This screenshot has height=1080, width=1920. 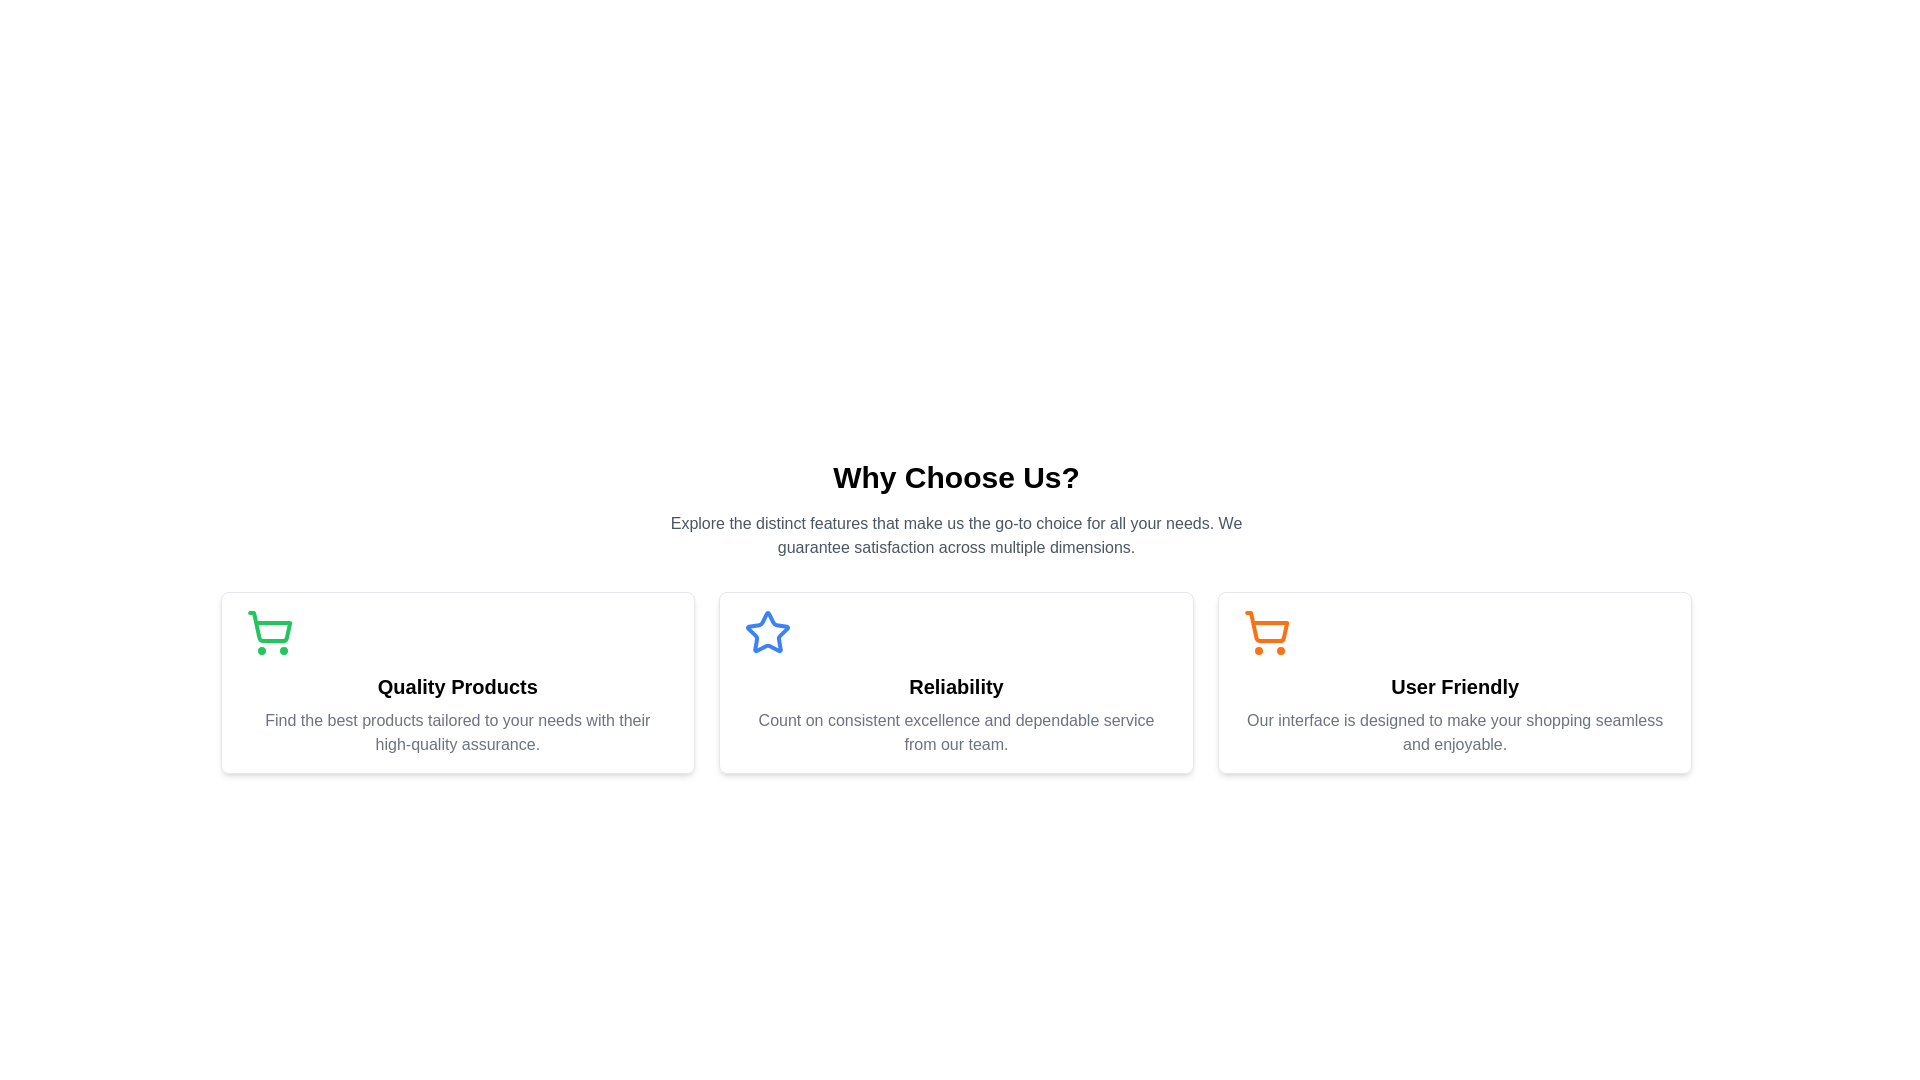 What do you see at coordinates (767, 632) in the screenshot?
I see `the 'Reliability' icon` at bounding box center [767, 632].